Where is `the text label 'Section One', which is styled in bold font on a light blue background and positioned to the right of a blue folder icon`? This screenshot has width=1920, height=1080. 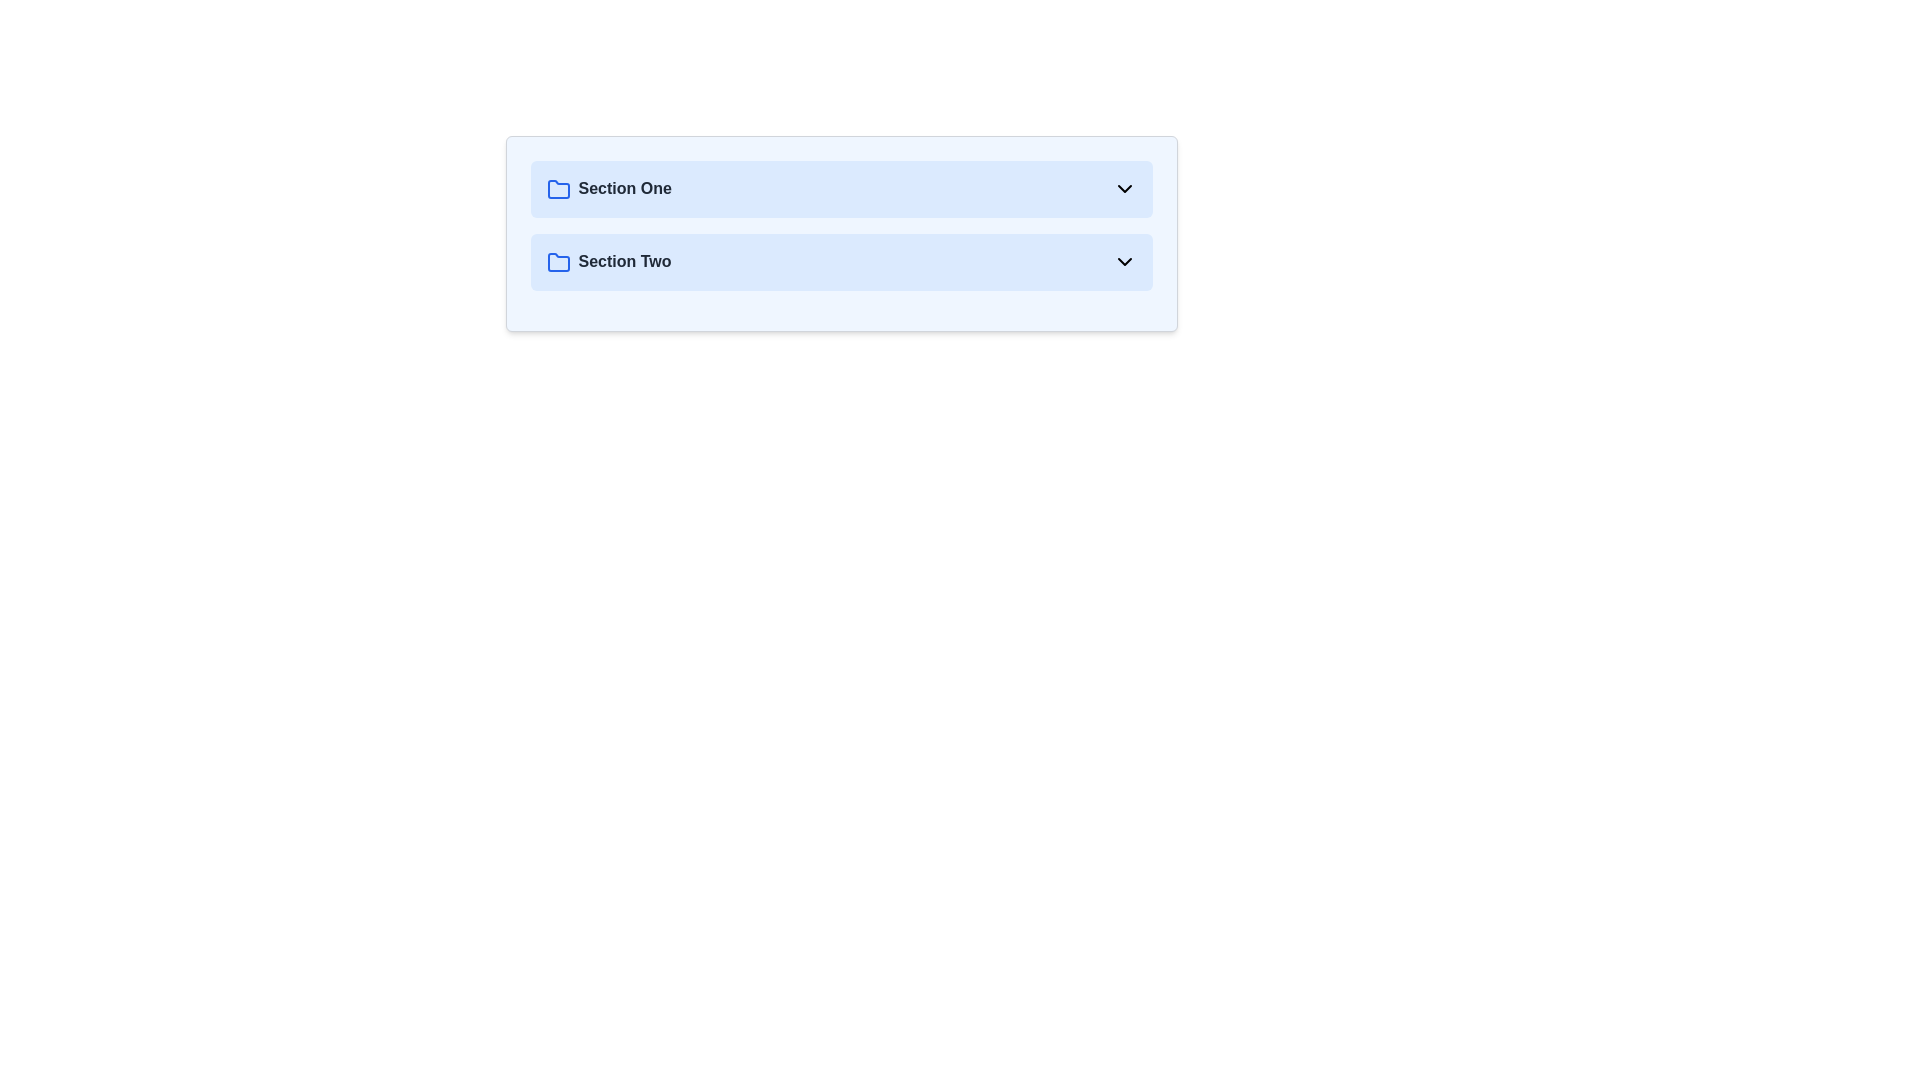
the text label 'Section One', which is styled in bold font on a light blue background and positioned to the right of a blue folder icon is located at coordinates (608, 189).